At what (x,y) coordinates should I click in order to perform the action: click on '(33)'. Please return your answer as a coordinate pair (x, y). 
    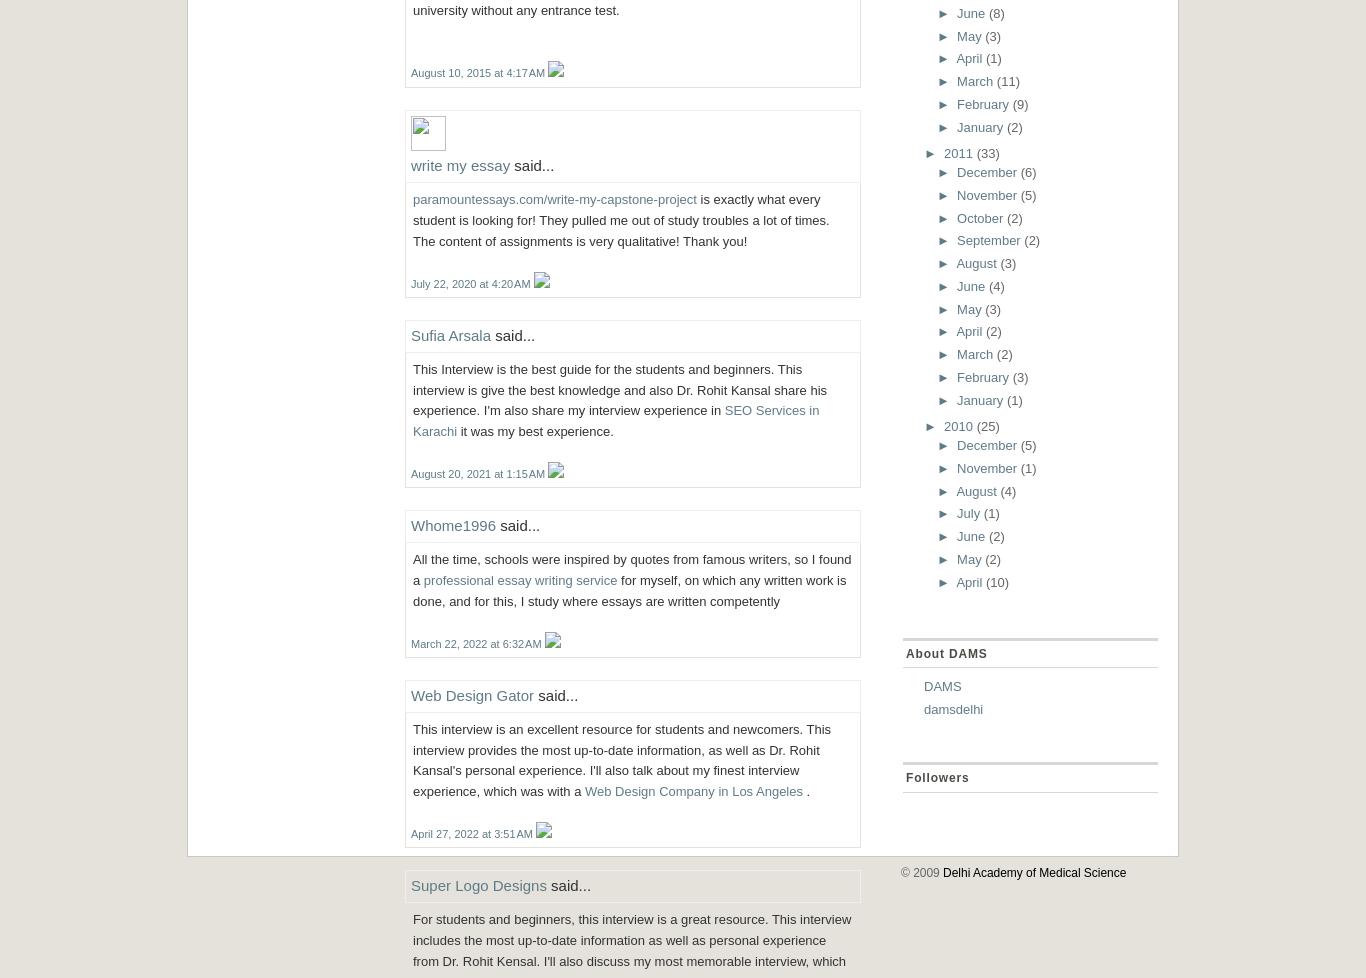
    Looking at the image, I should click on (987, 152).